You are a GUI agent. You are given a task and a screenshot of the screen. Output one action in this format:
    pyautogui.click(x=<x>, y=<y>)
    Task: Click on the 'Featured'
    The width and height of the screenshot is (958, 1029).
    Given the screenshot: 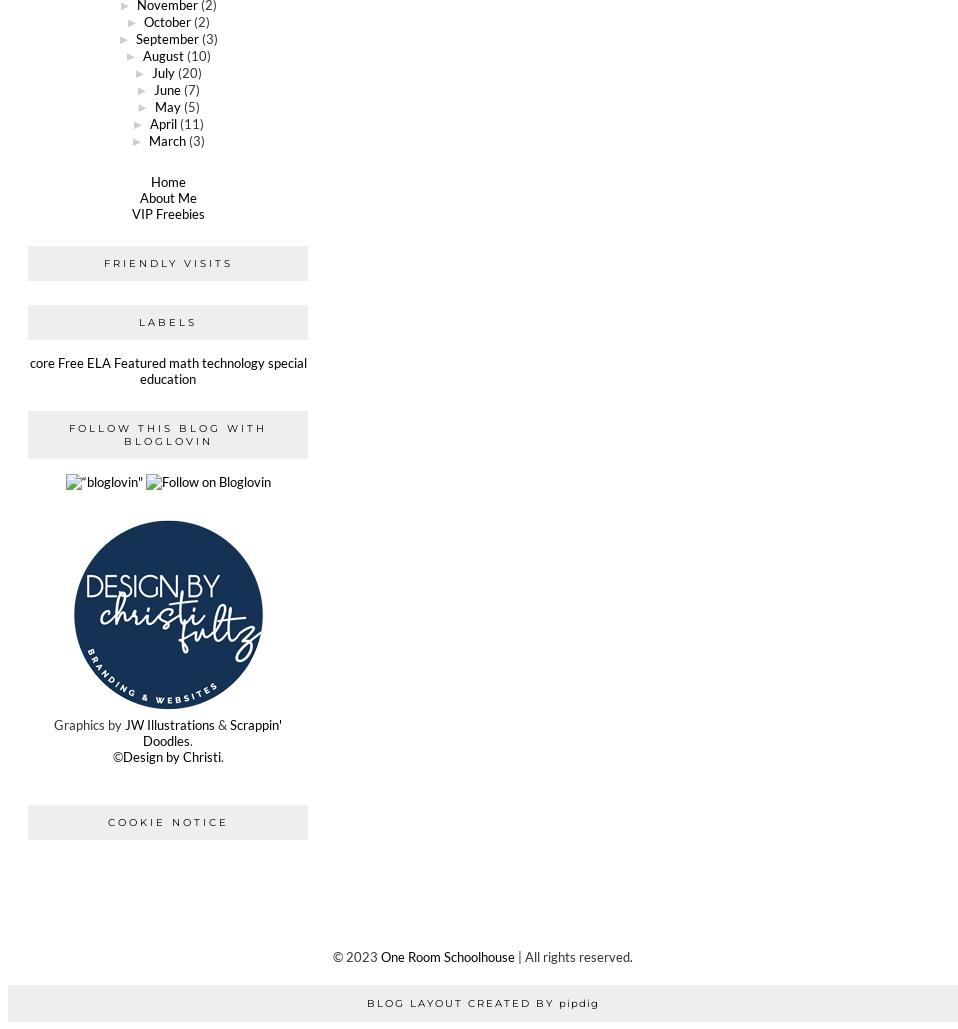 What is the action you would take?
    pyautogui.click(x=113, y=363)
    